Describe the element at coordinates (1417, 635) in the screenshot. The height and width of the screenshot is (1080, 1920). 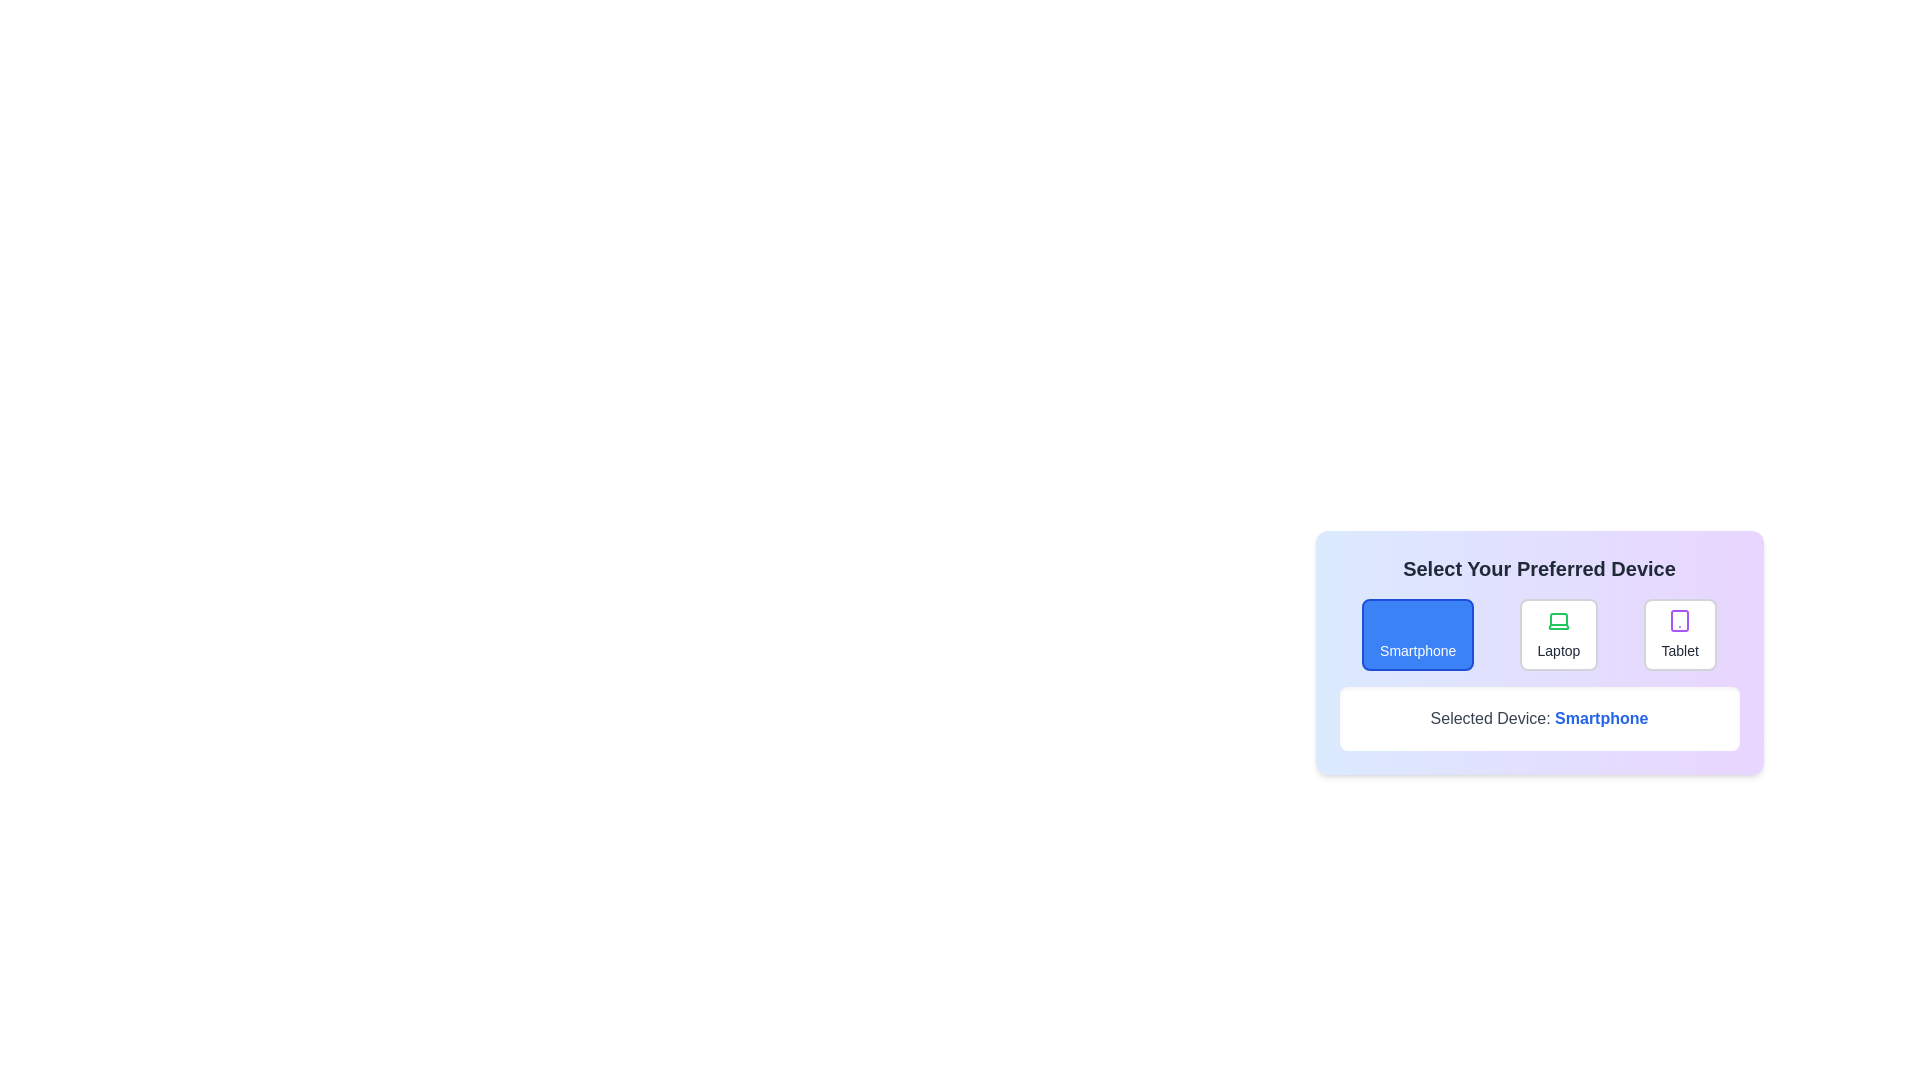
I see `the 'Smartphone' button` at that location.